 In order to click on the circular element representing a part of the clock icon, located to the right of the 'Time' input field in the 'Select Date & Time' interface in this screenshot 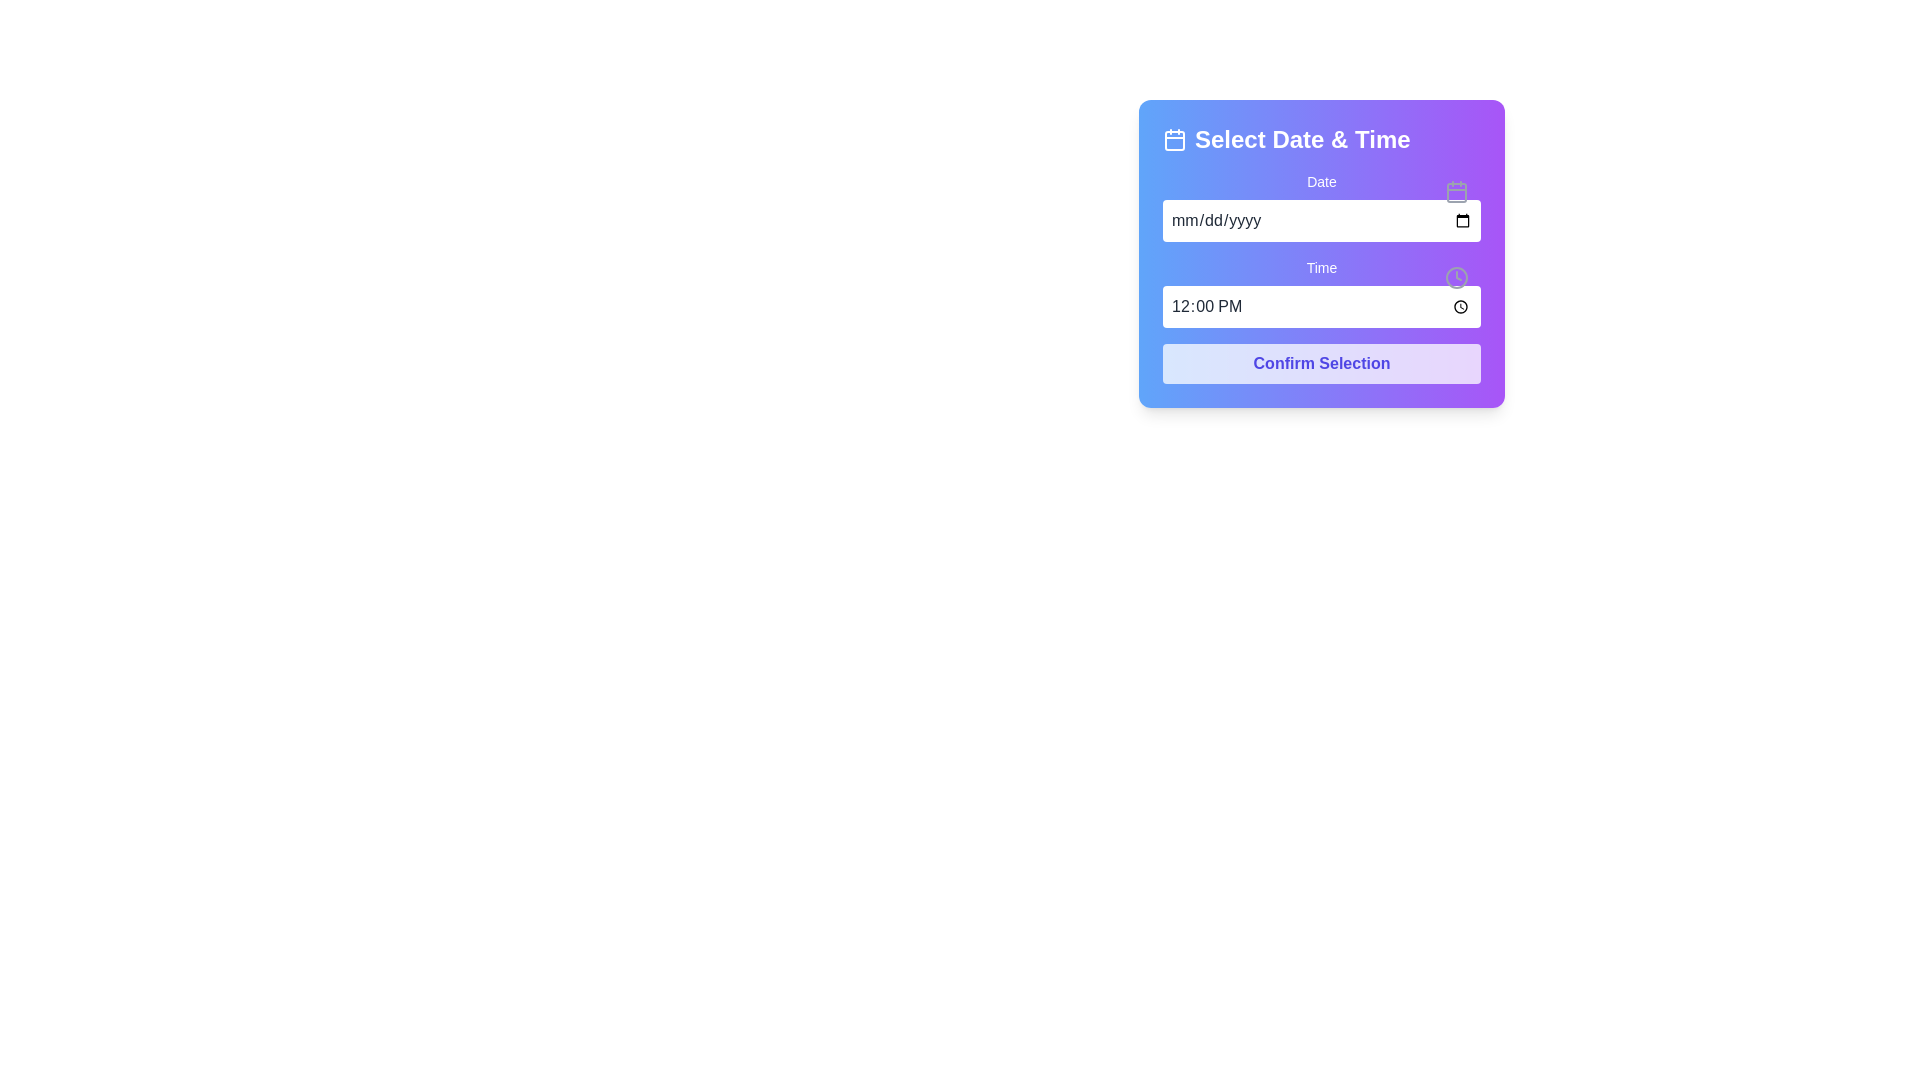, I will do `click(1457, 277)`.